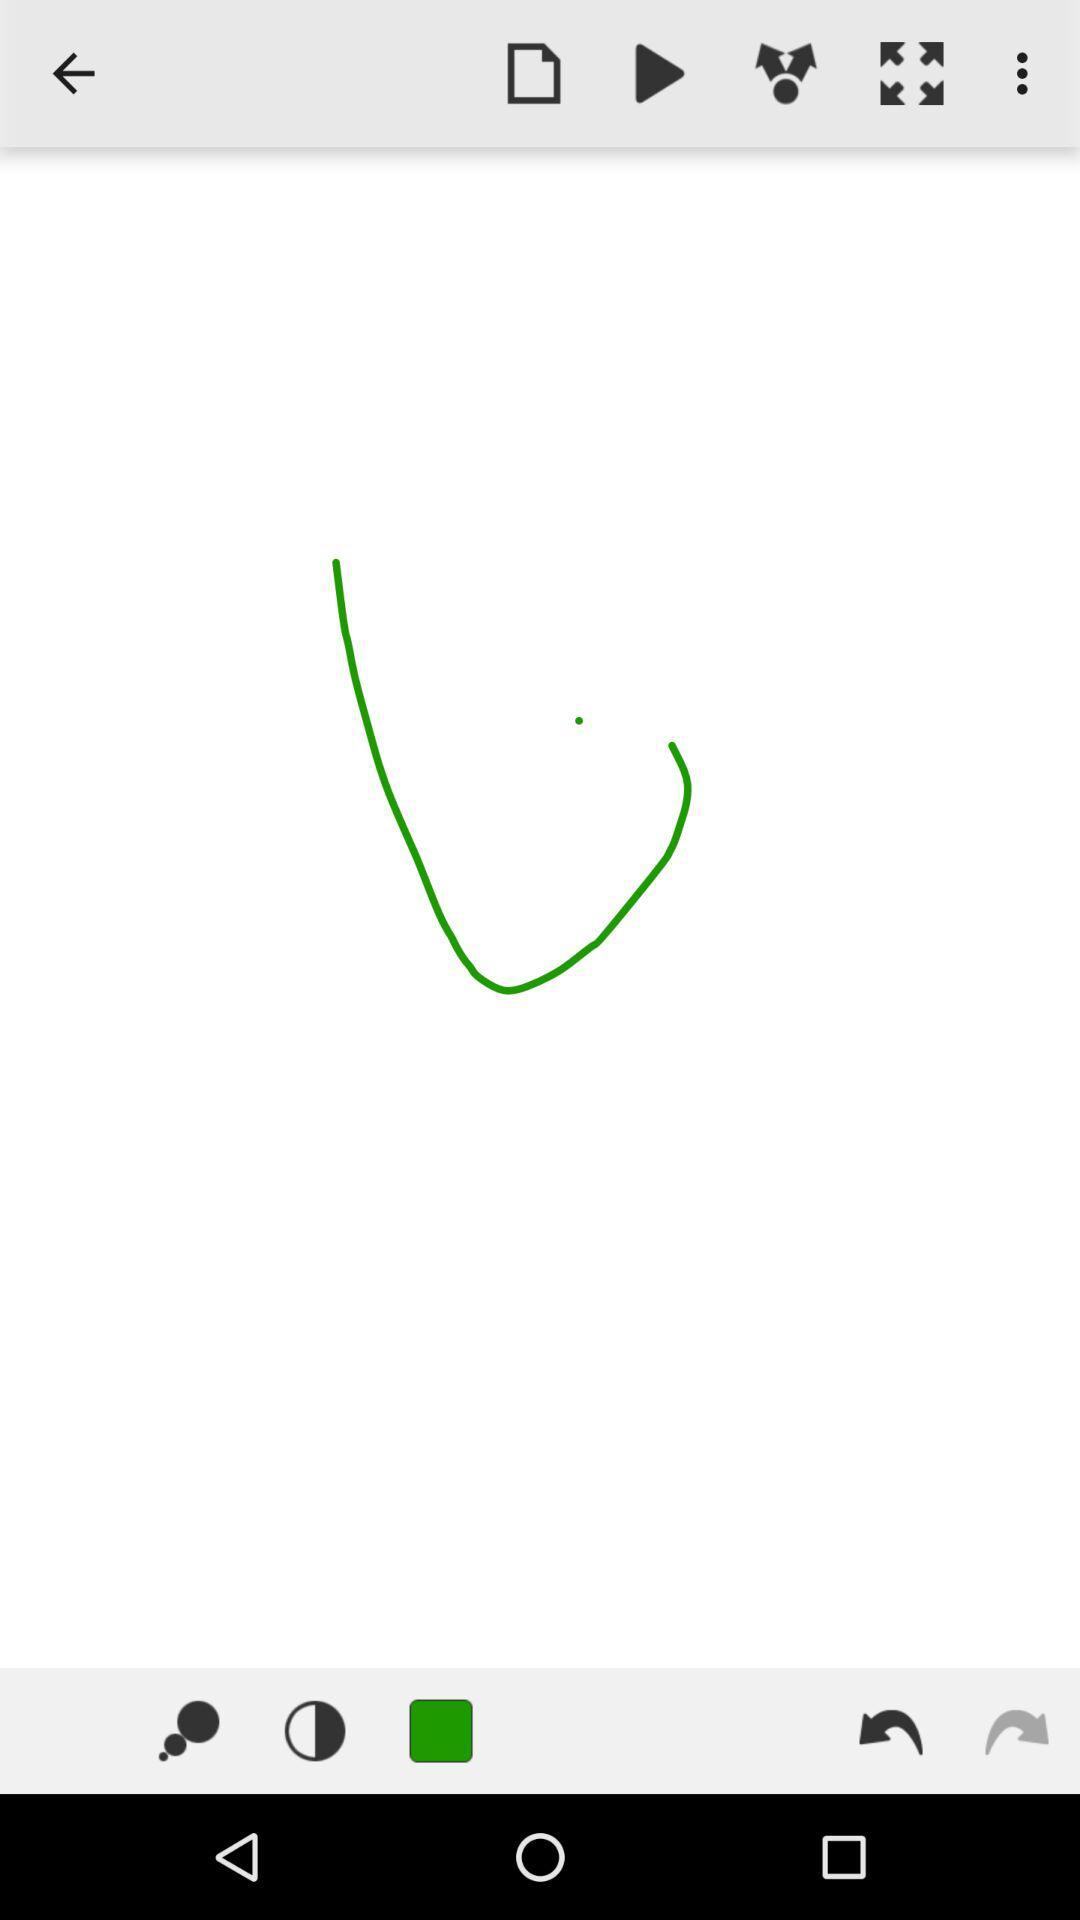  I want to click on the undo icon, so click(890, 1730).